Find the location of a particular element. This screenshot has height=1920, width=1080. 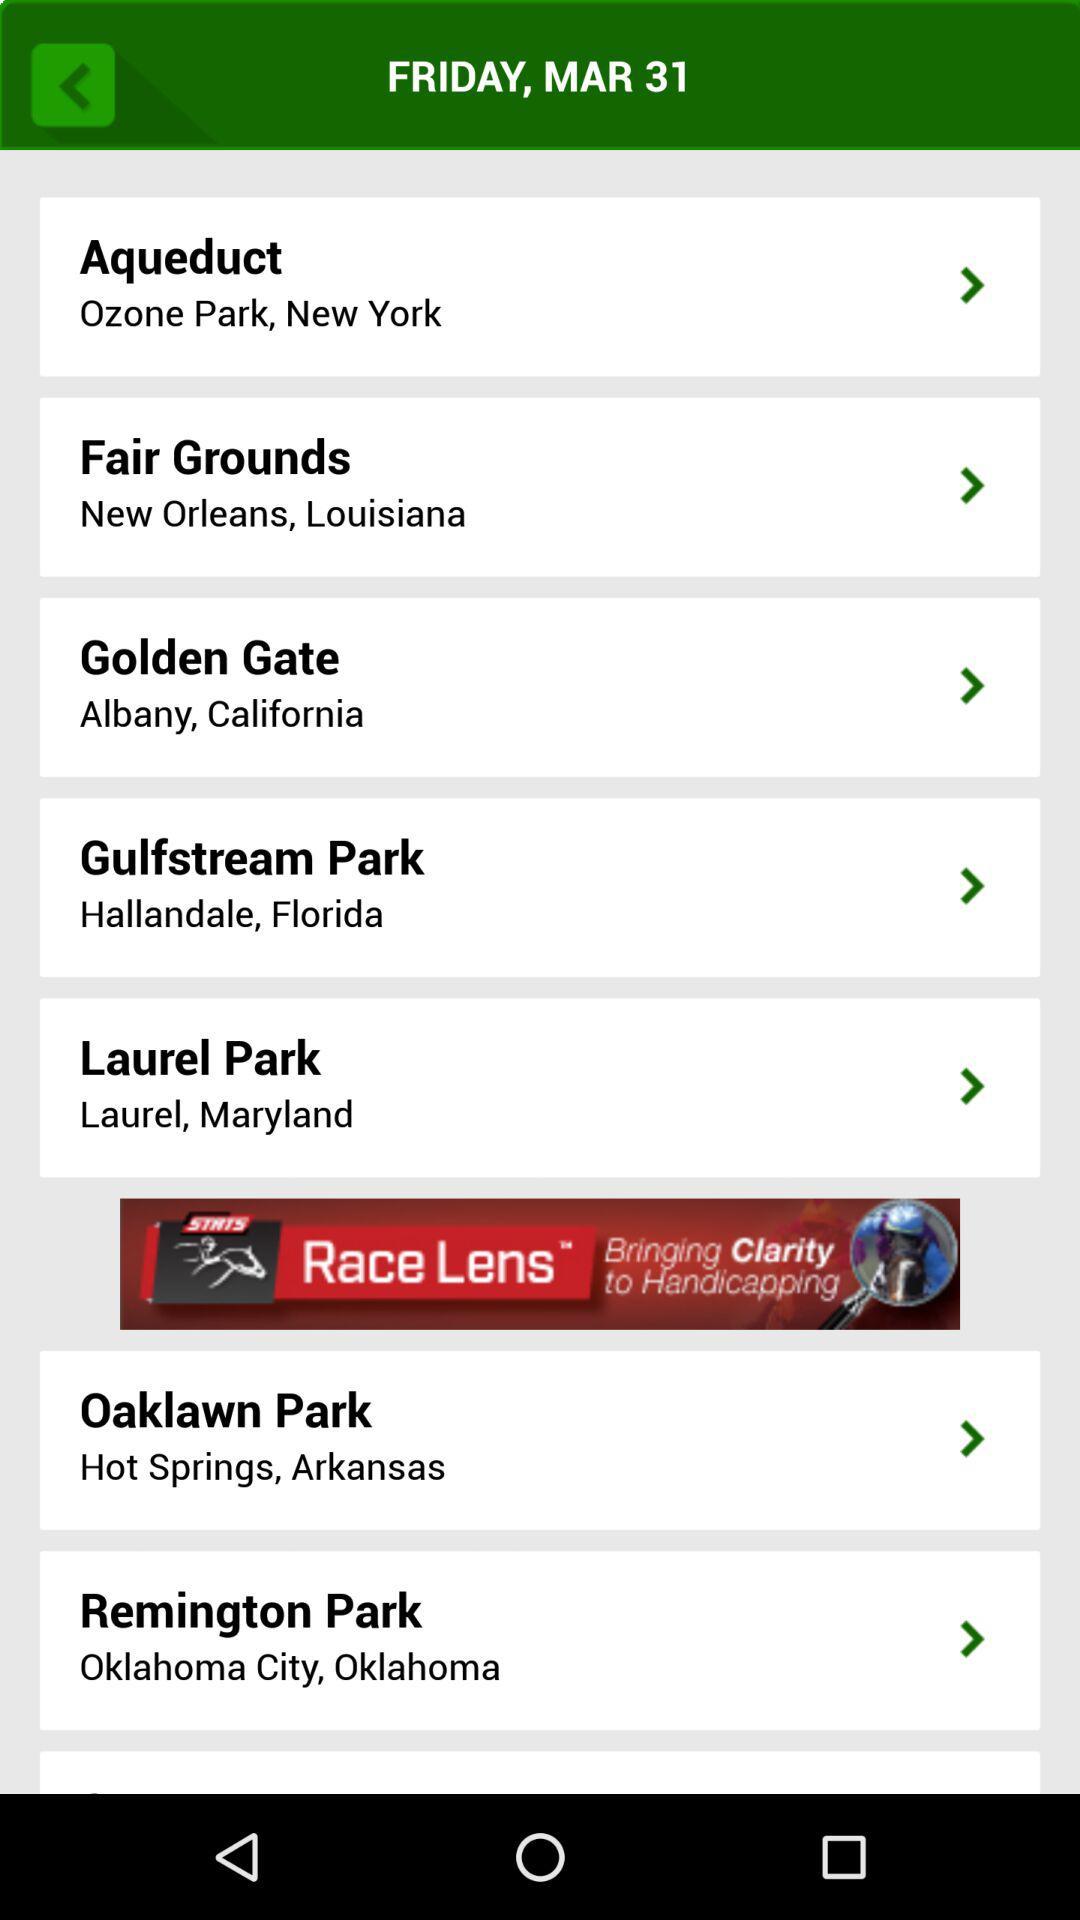

the arrow_backward icon is located at coordinates (118, 85).